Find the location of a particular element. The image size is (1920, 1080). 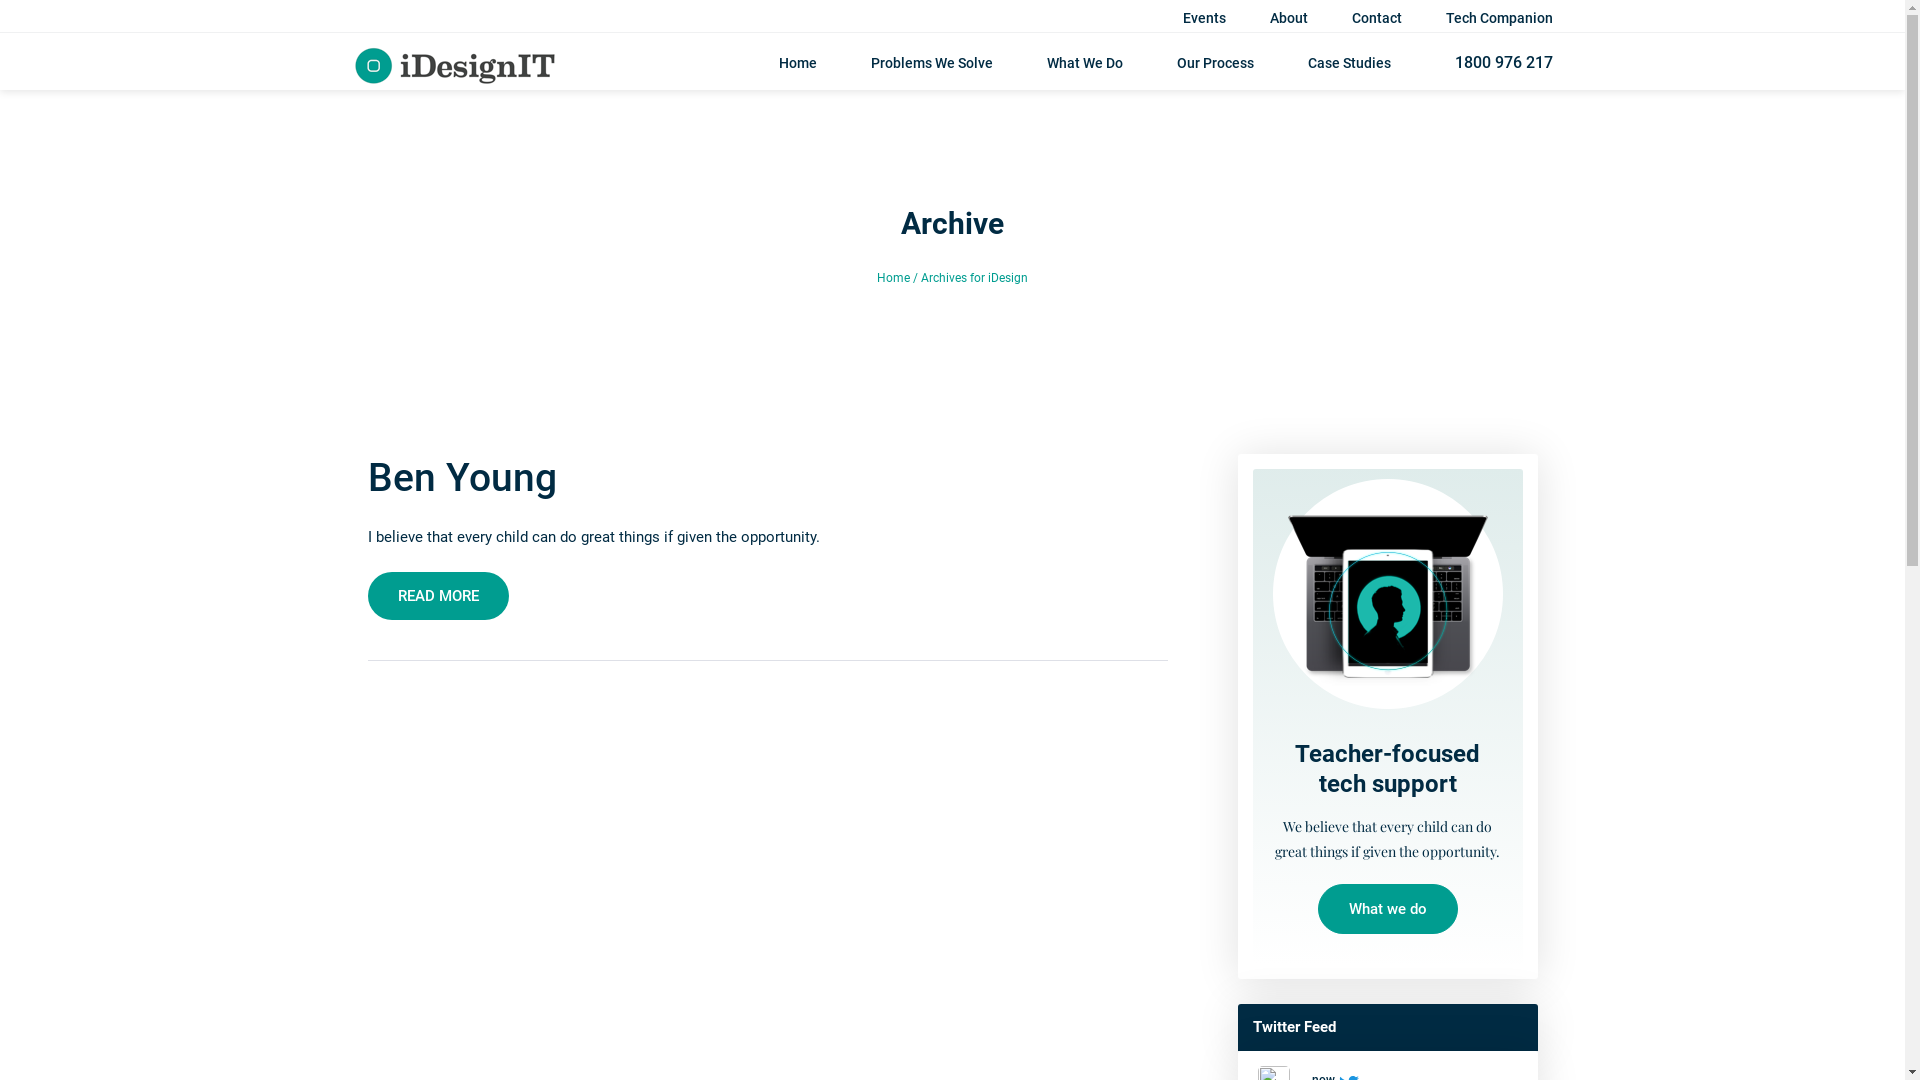

'What We Do' is located at coordinates (1083, 69).